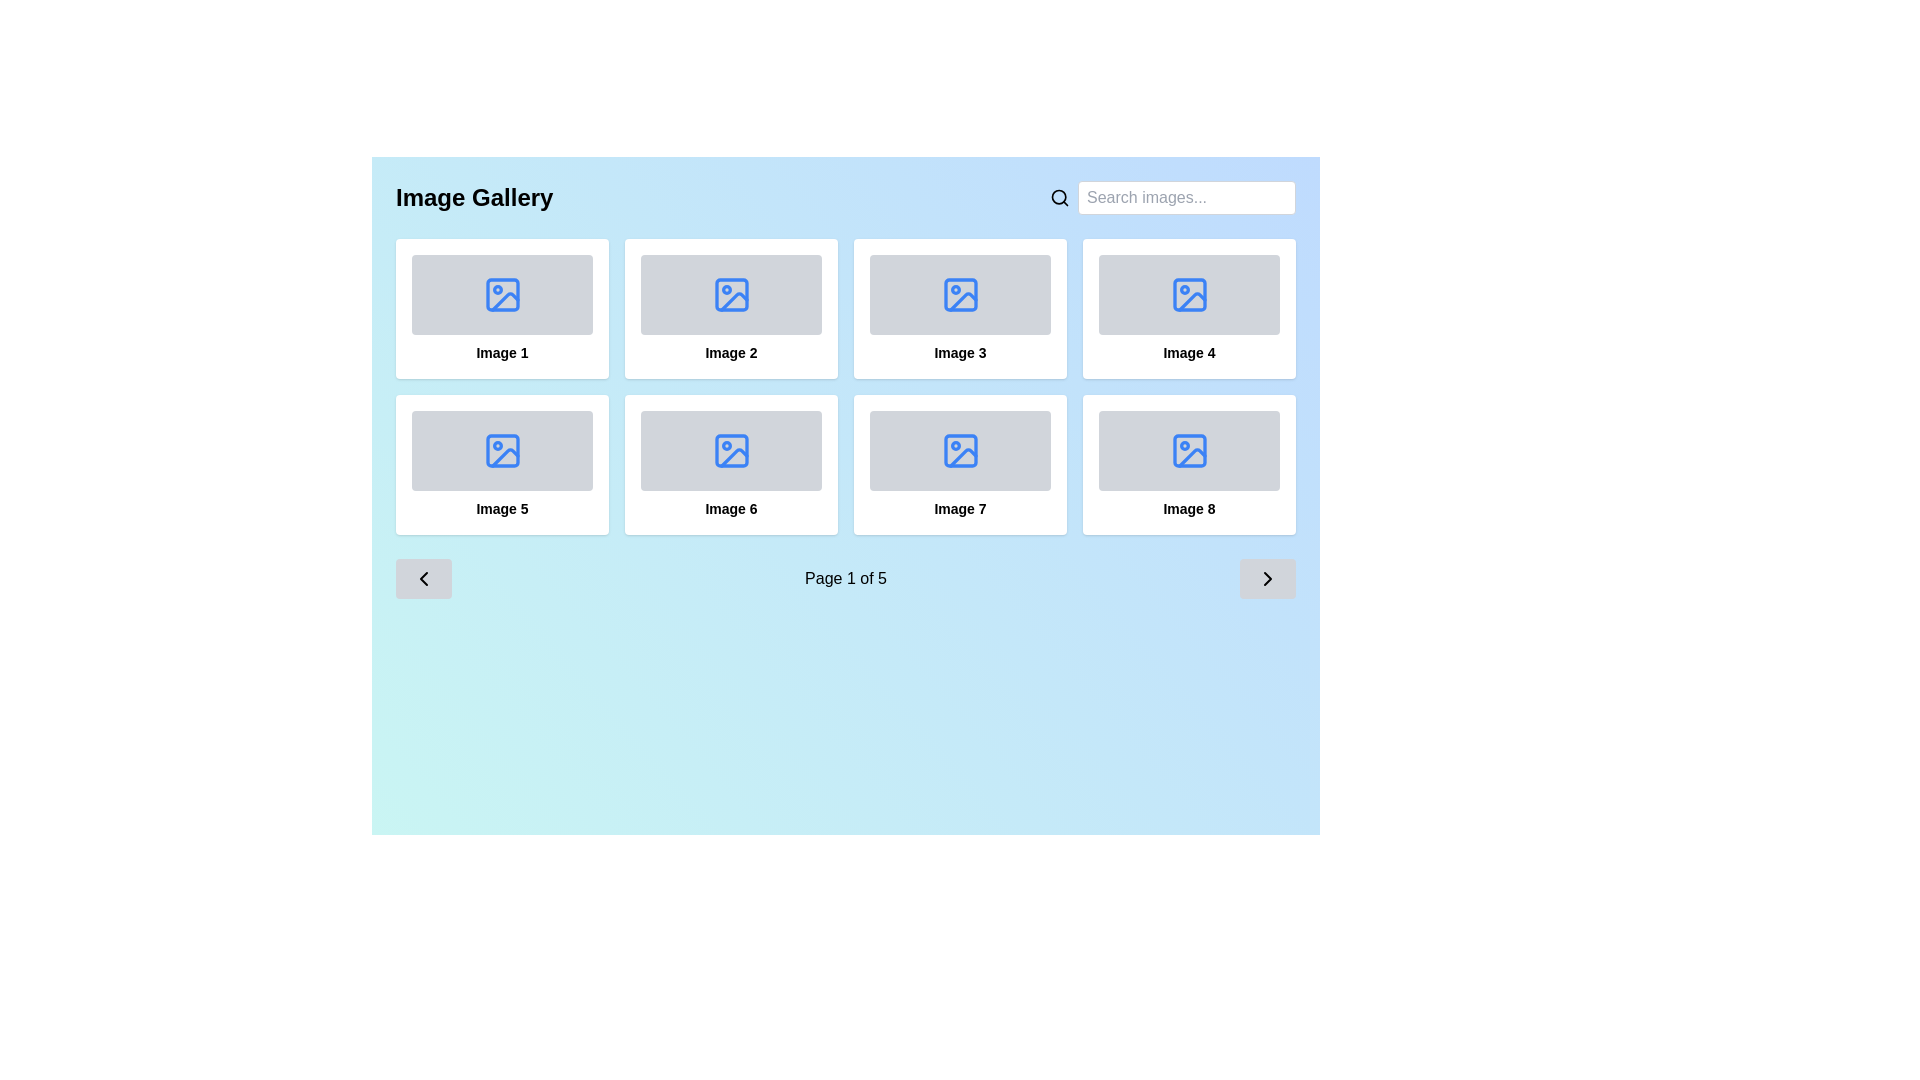 Image resolution: width=1920 pixels, height=1080 pixels. What do you see at coordinates (422, 578) in the screenshot?
I see `the left-facing chevron icon located in the bottom-left corner of the interface` at bounding box center [422, 578].